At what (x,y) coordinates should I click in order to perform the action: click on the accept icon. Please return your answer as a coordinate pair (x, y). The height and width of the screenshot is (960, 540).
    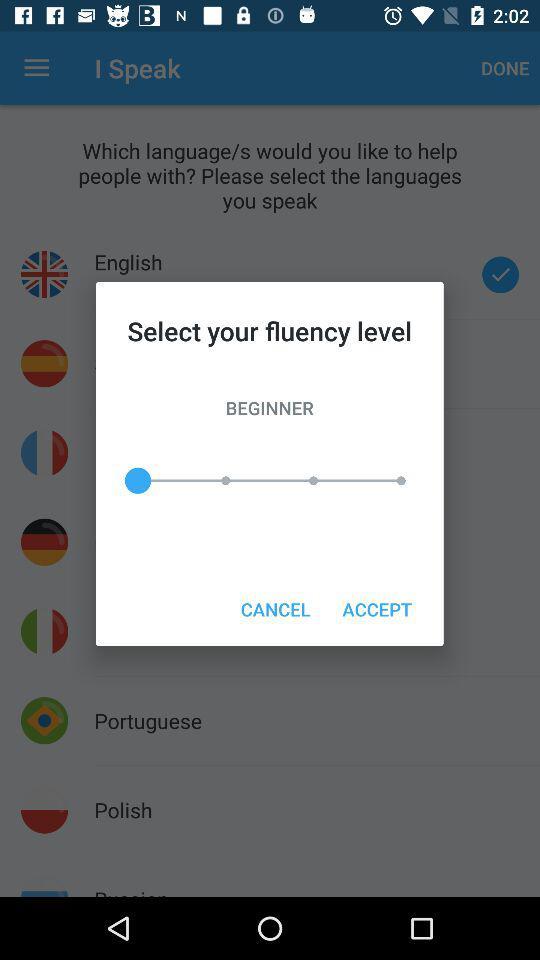
    Looking at the image, I should click on (377, 608).